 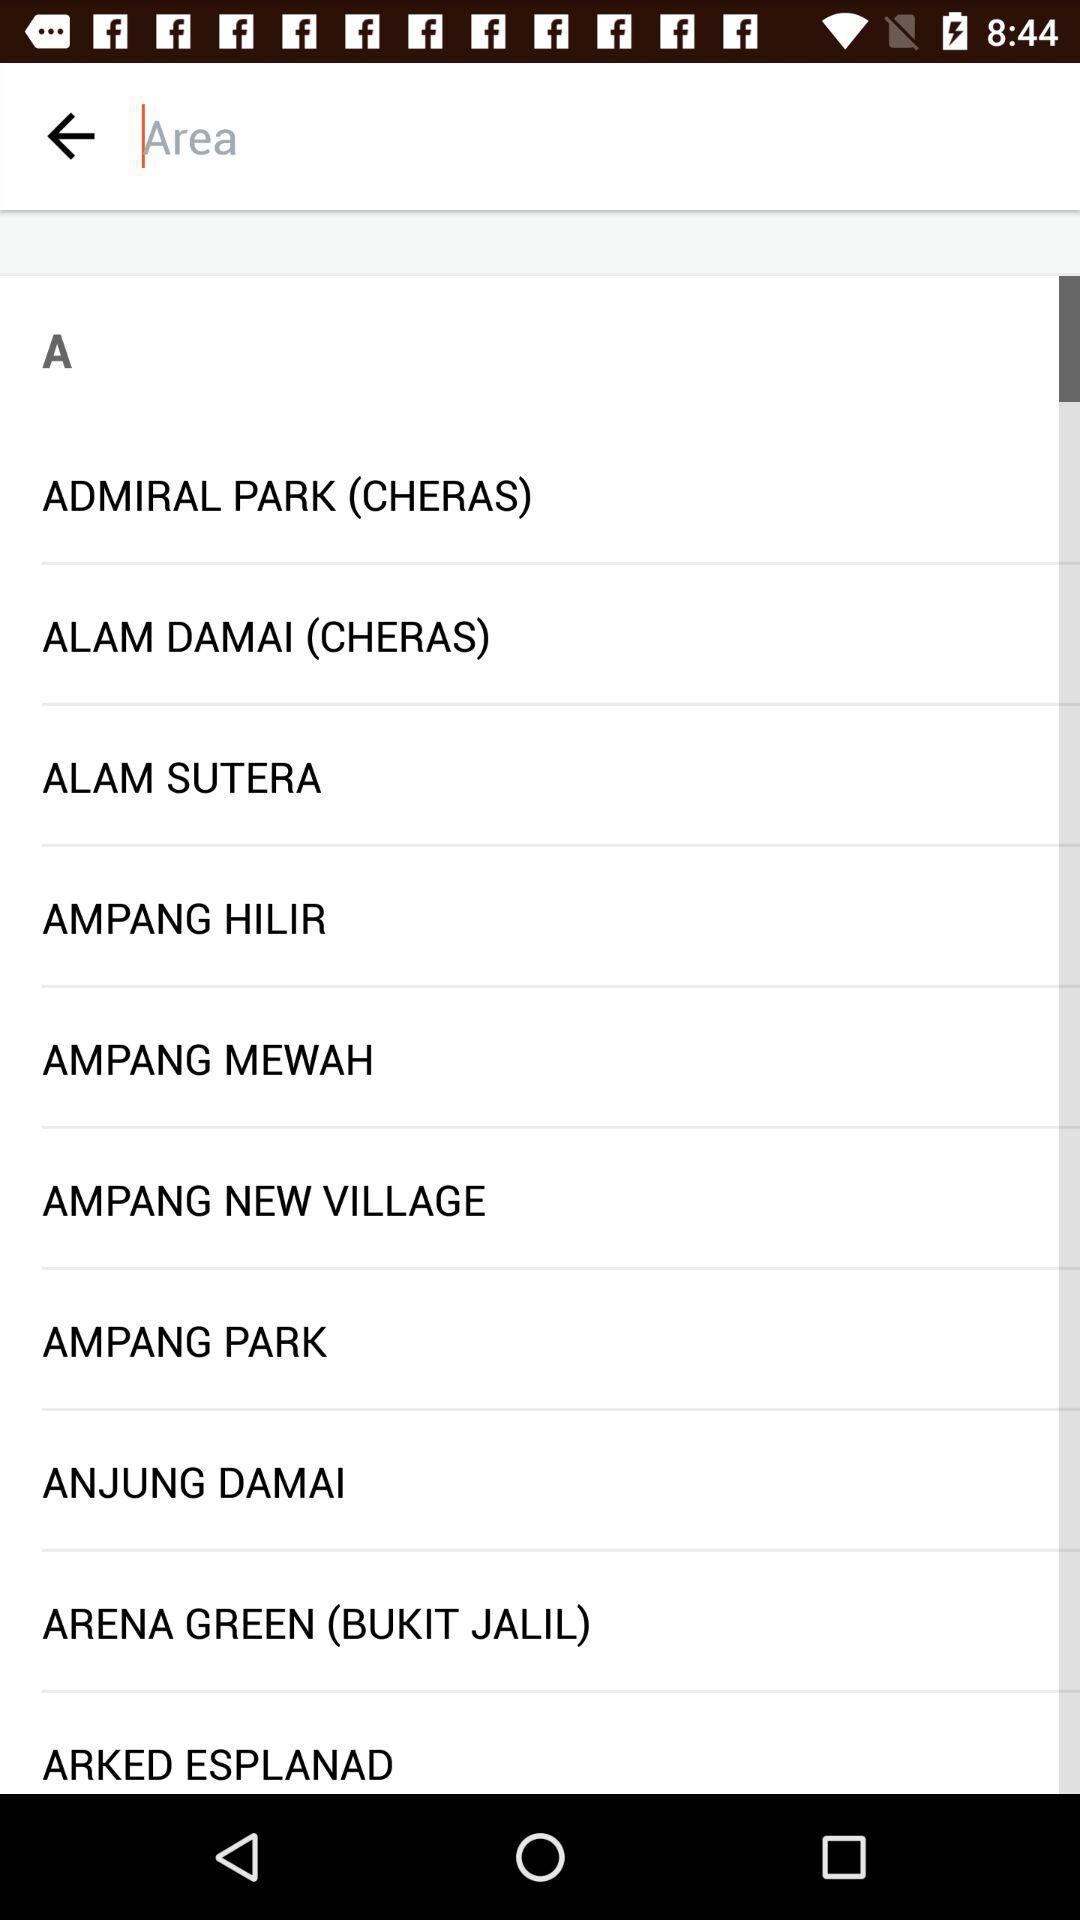 I want to click on the item below the alam sutera, so click(x=560, y=845).